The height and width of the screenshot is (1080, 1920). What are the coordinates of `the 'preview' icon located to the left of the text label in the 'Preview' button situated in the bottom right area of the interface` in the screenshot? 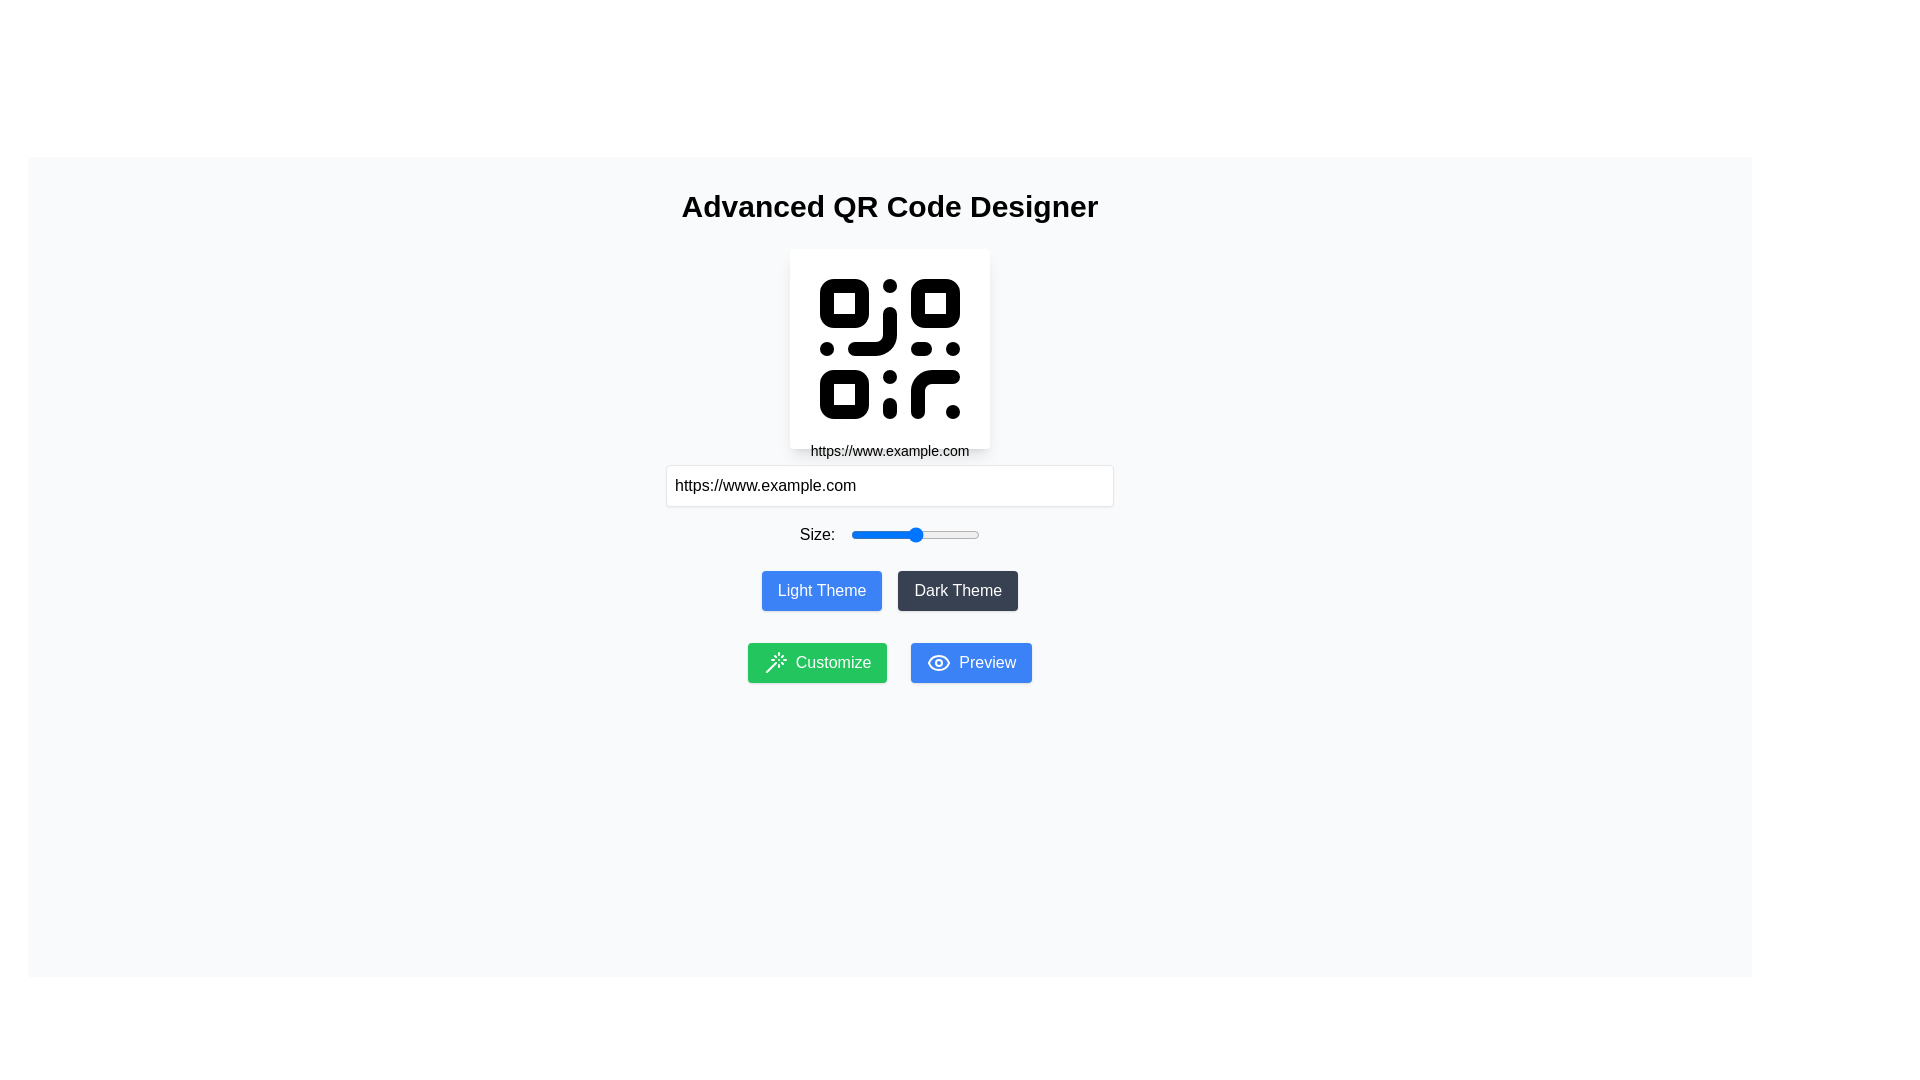 It's located at (938, 663).